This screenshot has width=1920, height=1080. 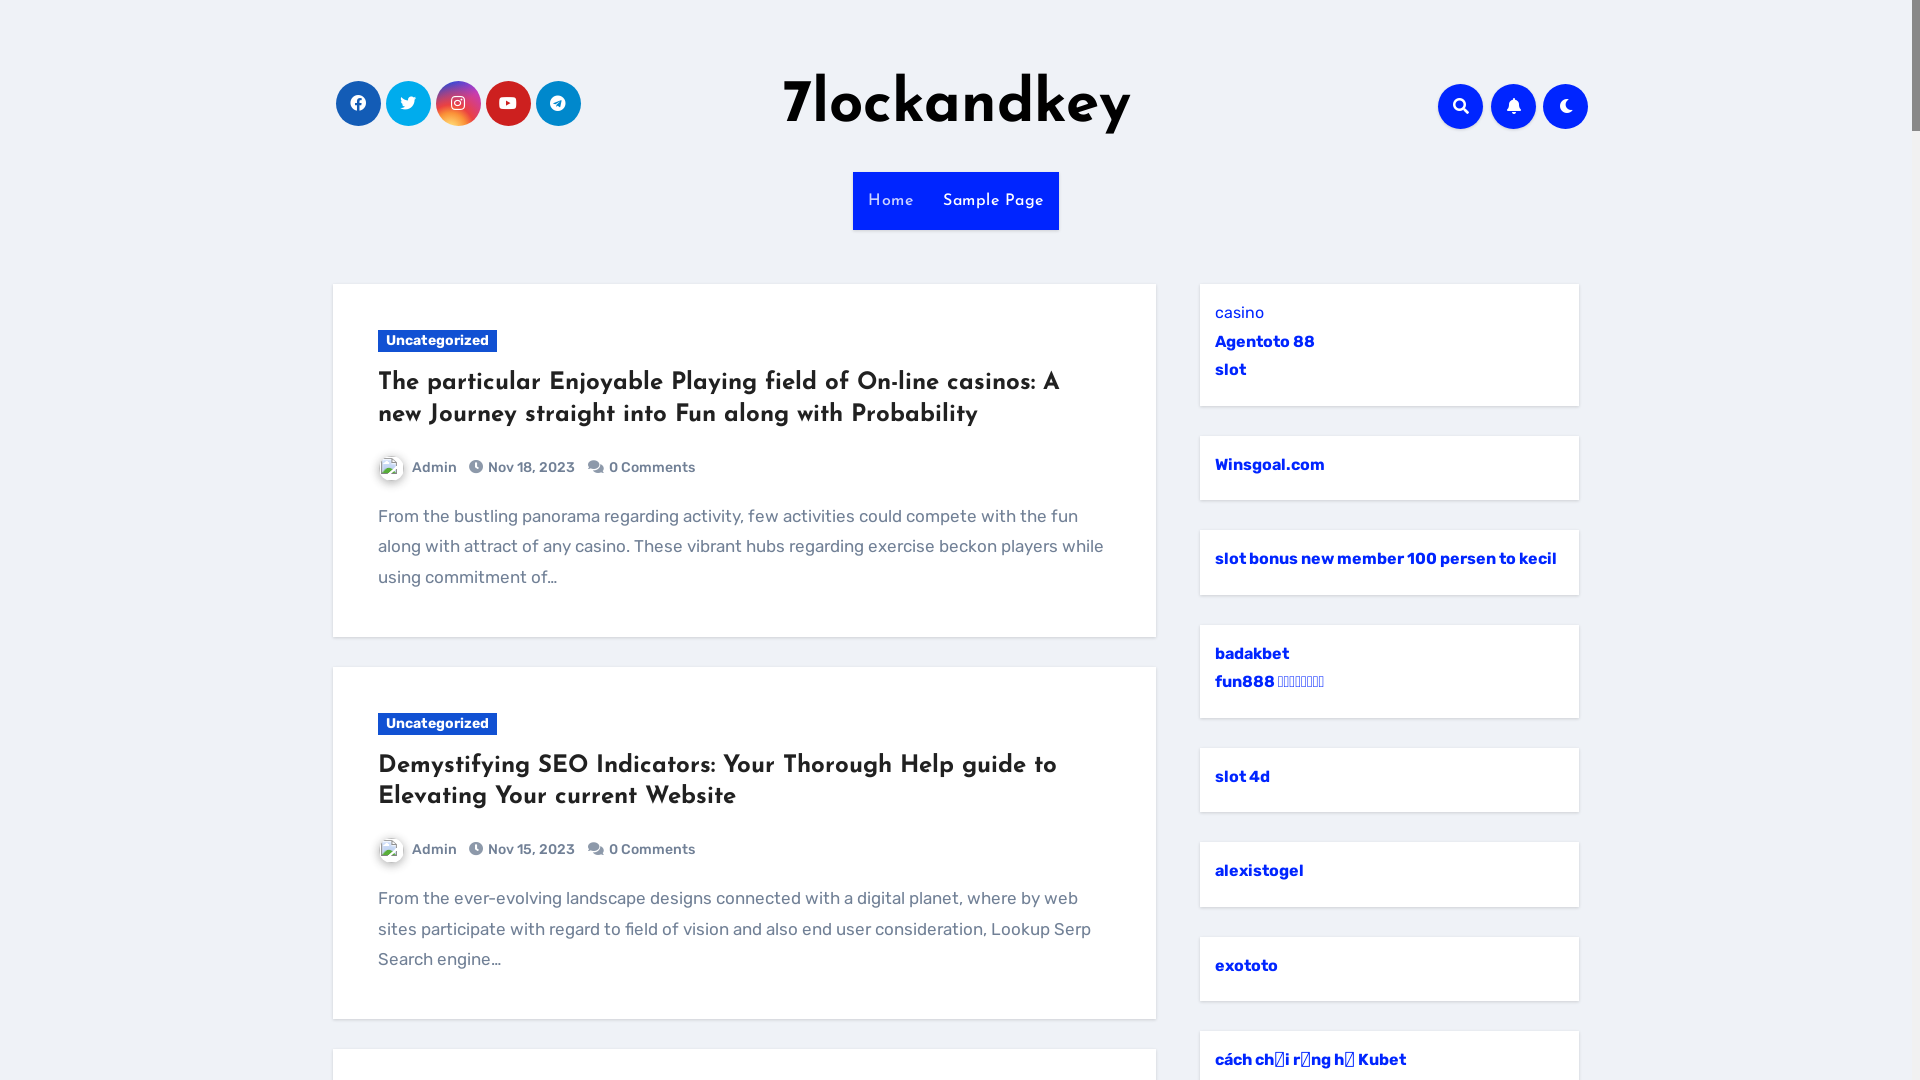 I want to click on 'Home', so click(x=853, y=200).